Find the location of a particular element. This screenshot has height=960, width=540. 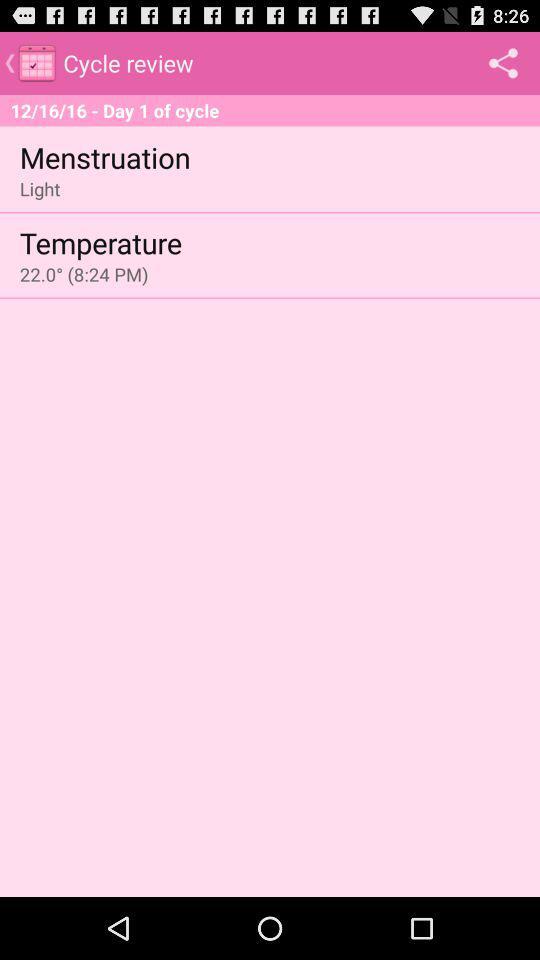

22 0 8 icon is located at coordinates (83, 273).